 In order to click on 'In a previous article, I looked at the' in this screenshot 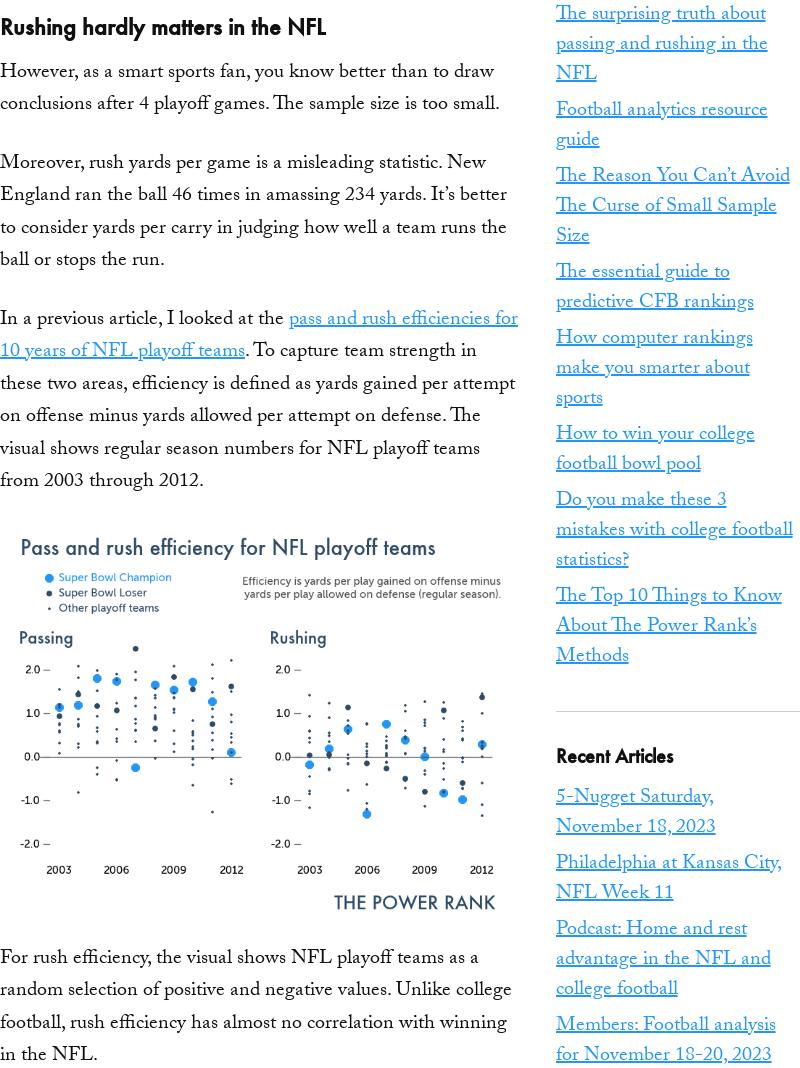, I will do `click(144, 318)`.